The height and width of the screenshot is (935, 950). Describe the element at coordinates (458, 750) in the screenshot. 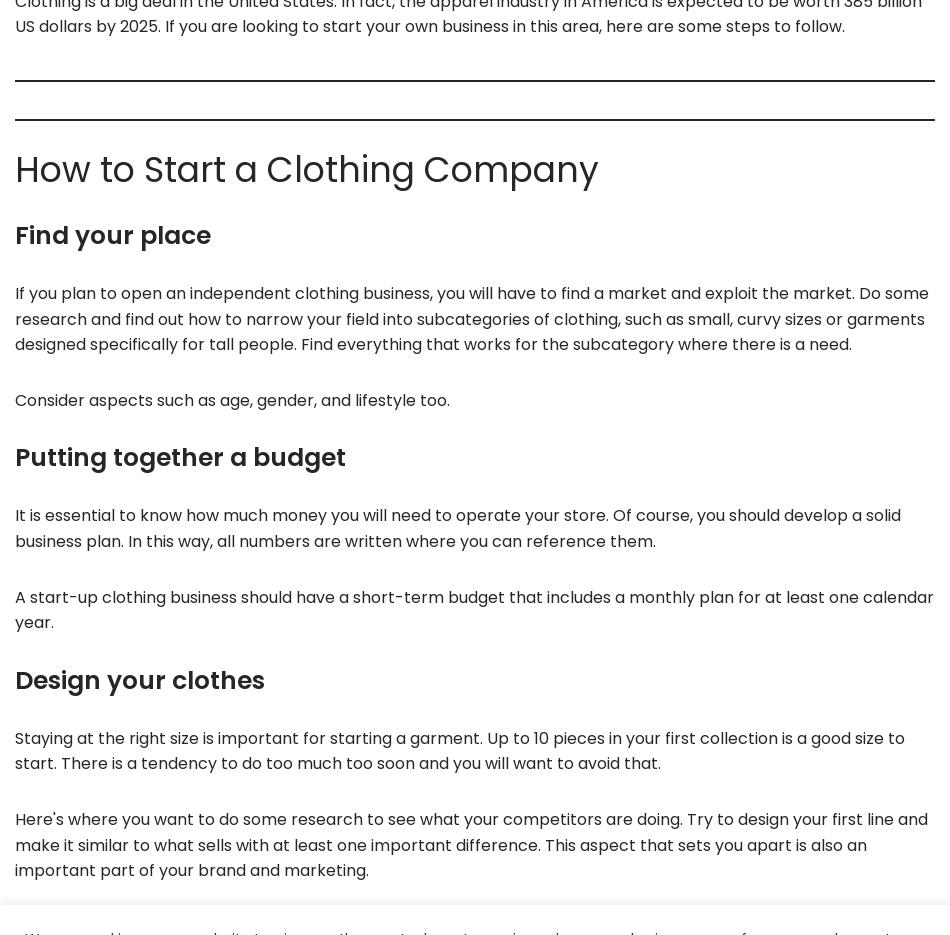

I see `'Staying at the right size is important for starting a garment. Up to 10 pieces in your first collection is a good size to start. There is a tendency to do too much too soon and you will want to avoid that.'` at that location.